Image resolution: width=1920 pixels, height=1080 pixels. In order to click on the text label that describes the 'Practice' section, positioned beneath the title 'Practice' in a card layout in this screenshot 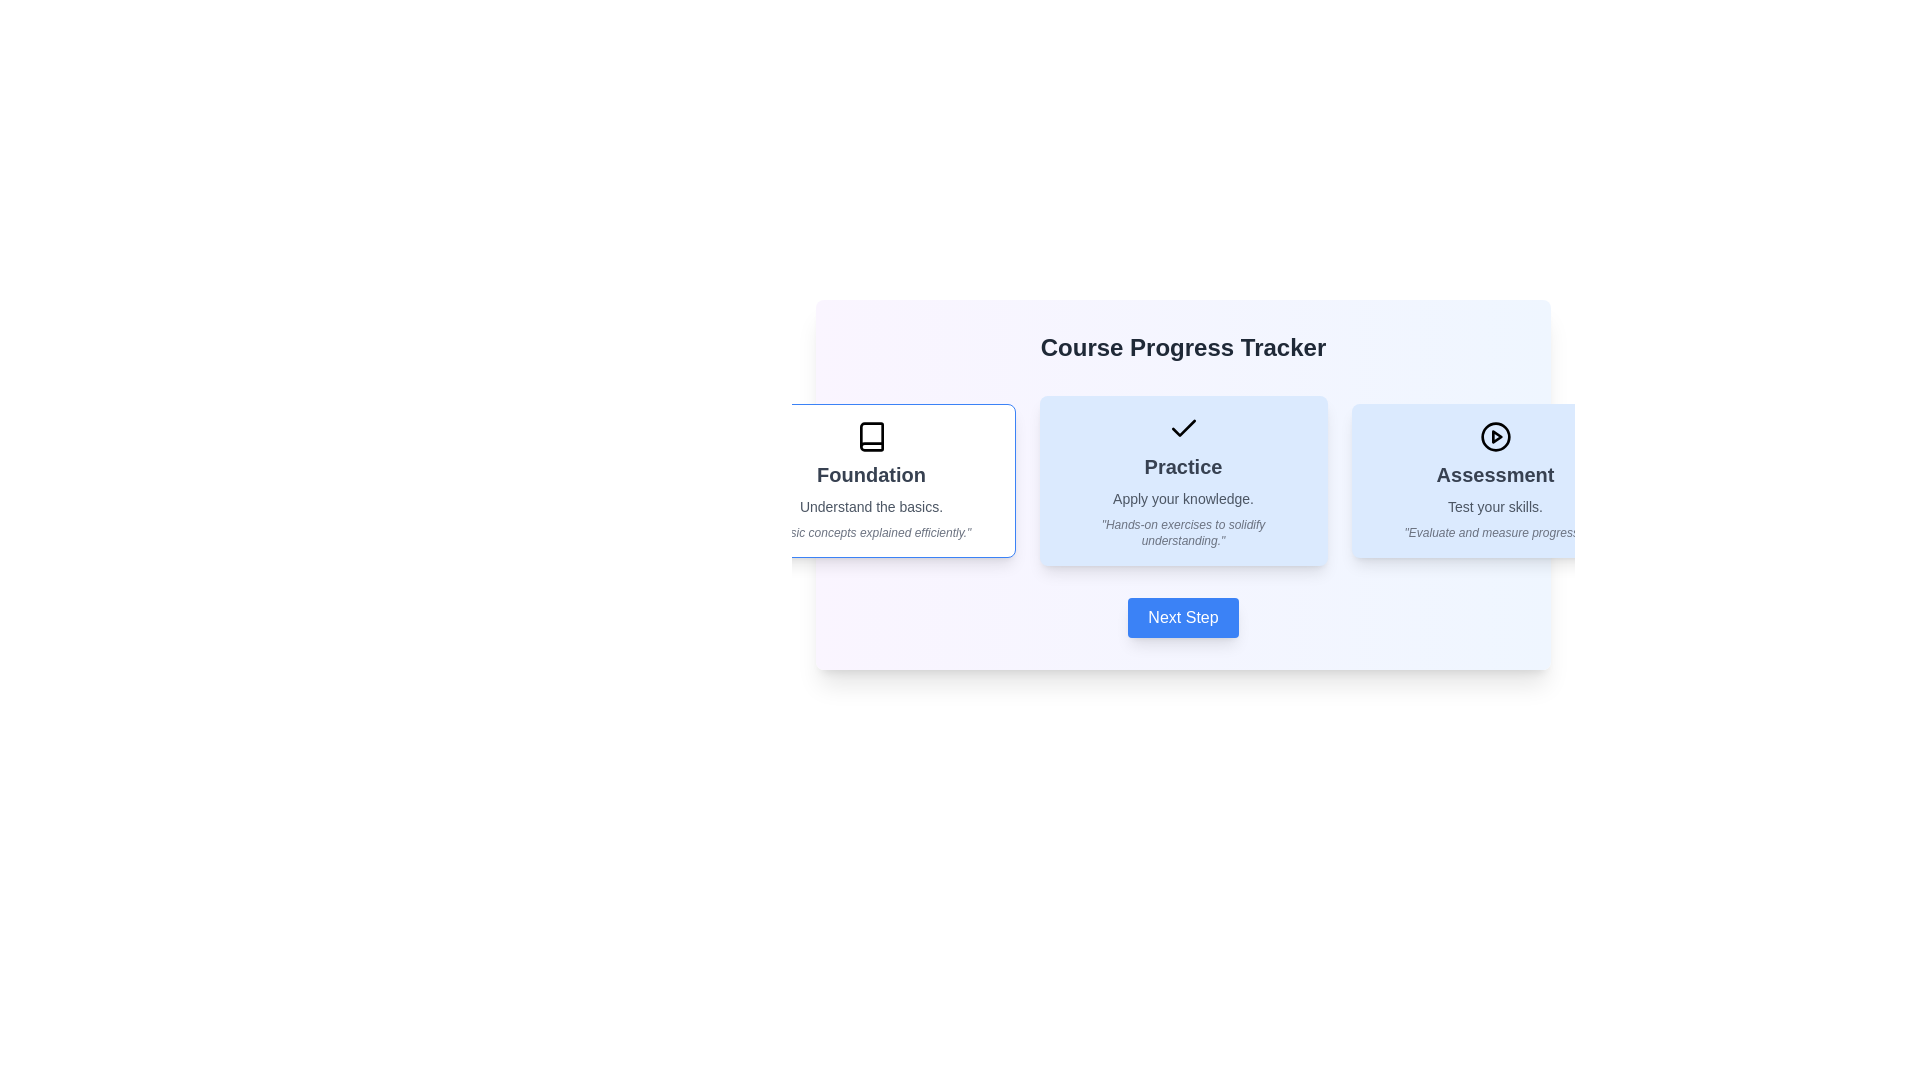, I will do `click(1183, 497)`.